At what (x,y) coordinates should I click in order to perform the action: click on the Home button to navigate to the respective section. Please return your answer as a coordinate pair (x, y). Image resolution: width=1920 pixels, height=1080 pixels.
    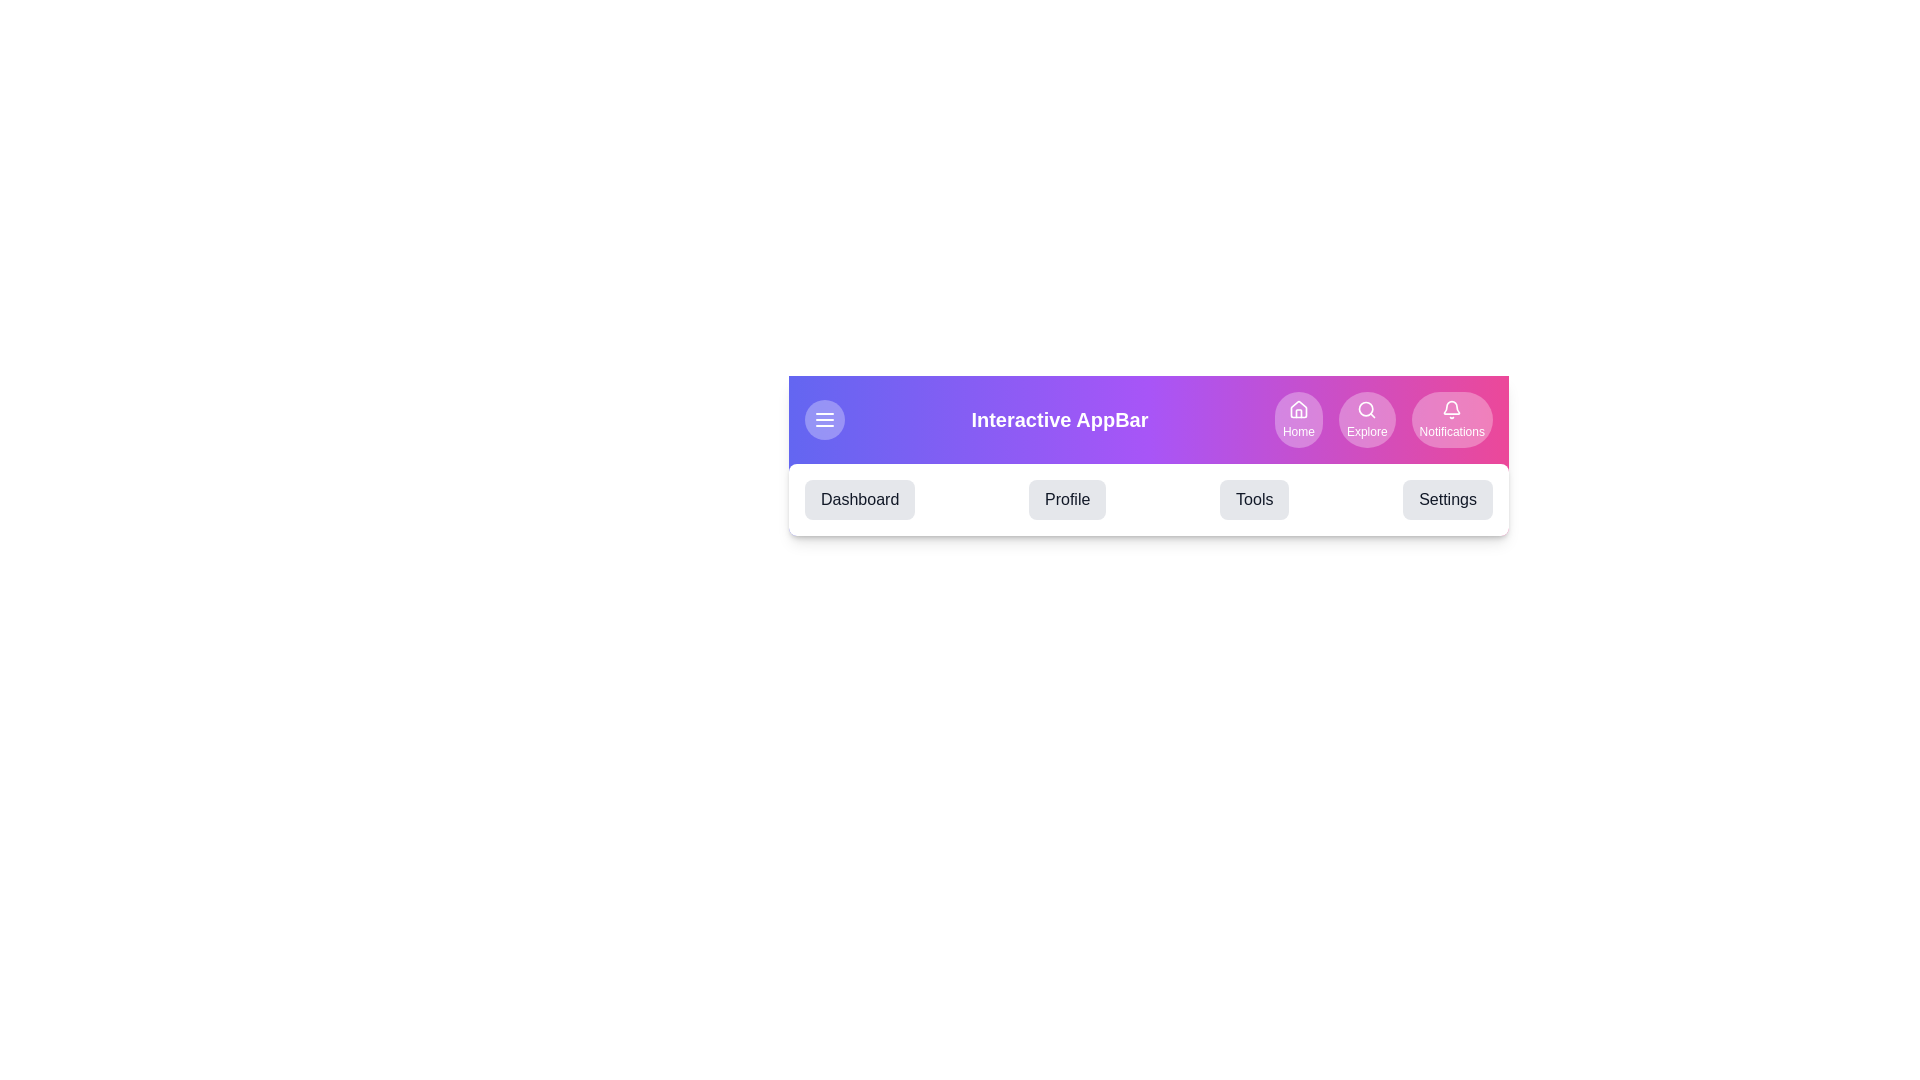
    Looking at the image, I should click on (1298, 419).